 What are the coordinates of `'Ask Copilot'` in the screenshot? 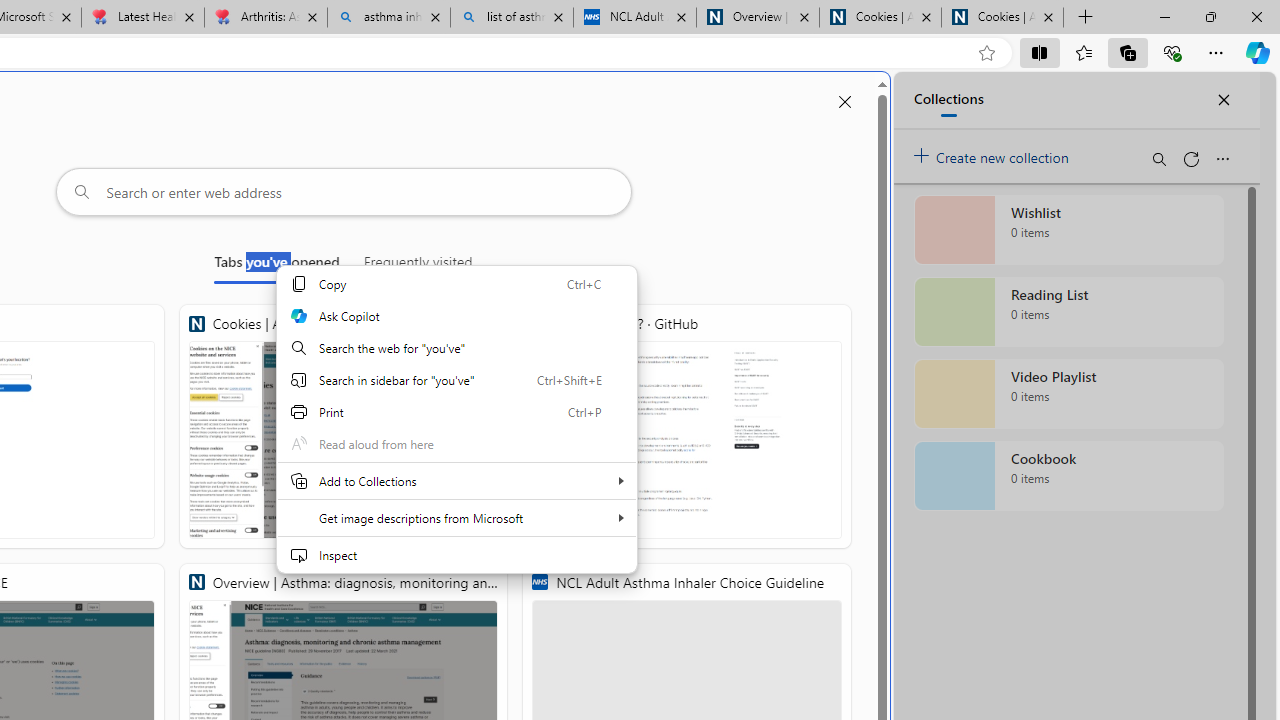 It's located at (455, 315).